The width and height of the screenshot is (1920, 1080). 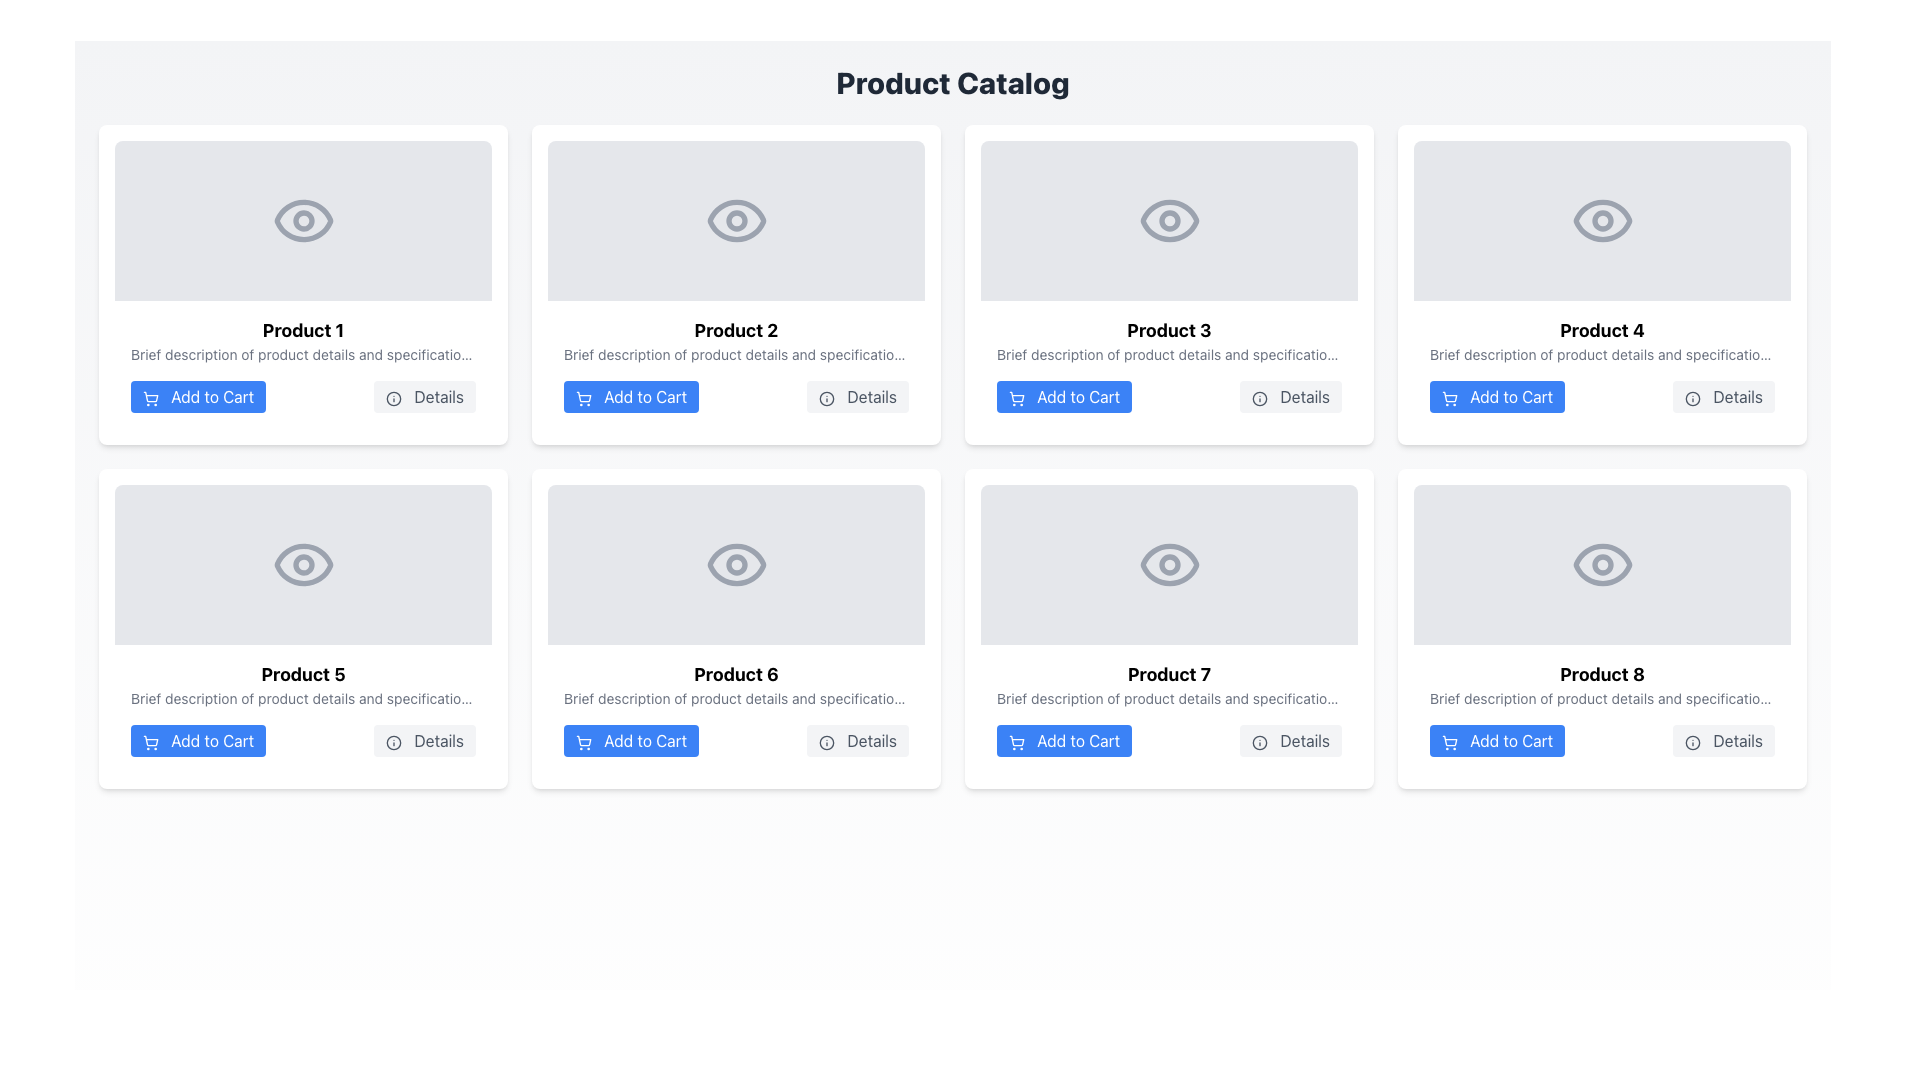 What do you see at coordinates (858, 740) in the screenshot?
I see `the 'Details' button with a light gray background and information icon` at bounding box center [858, 740].